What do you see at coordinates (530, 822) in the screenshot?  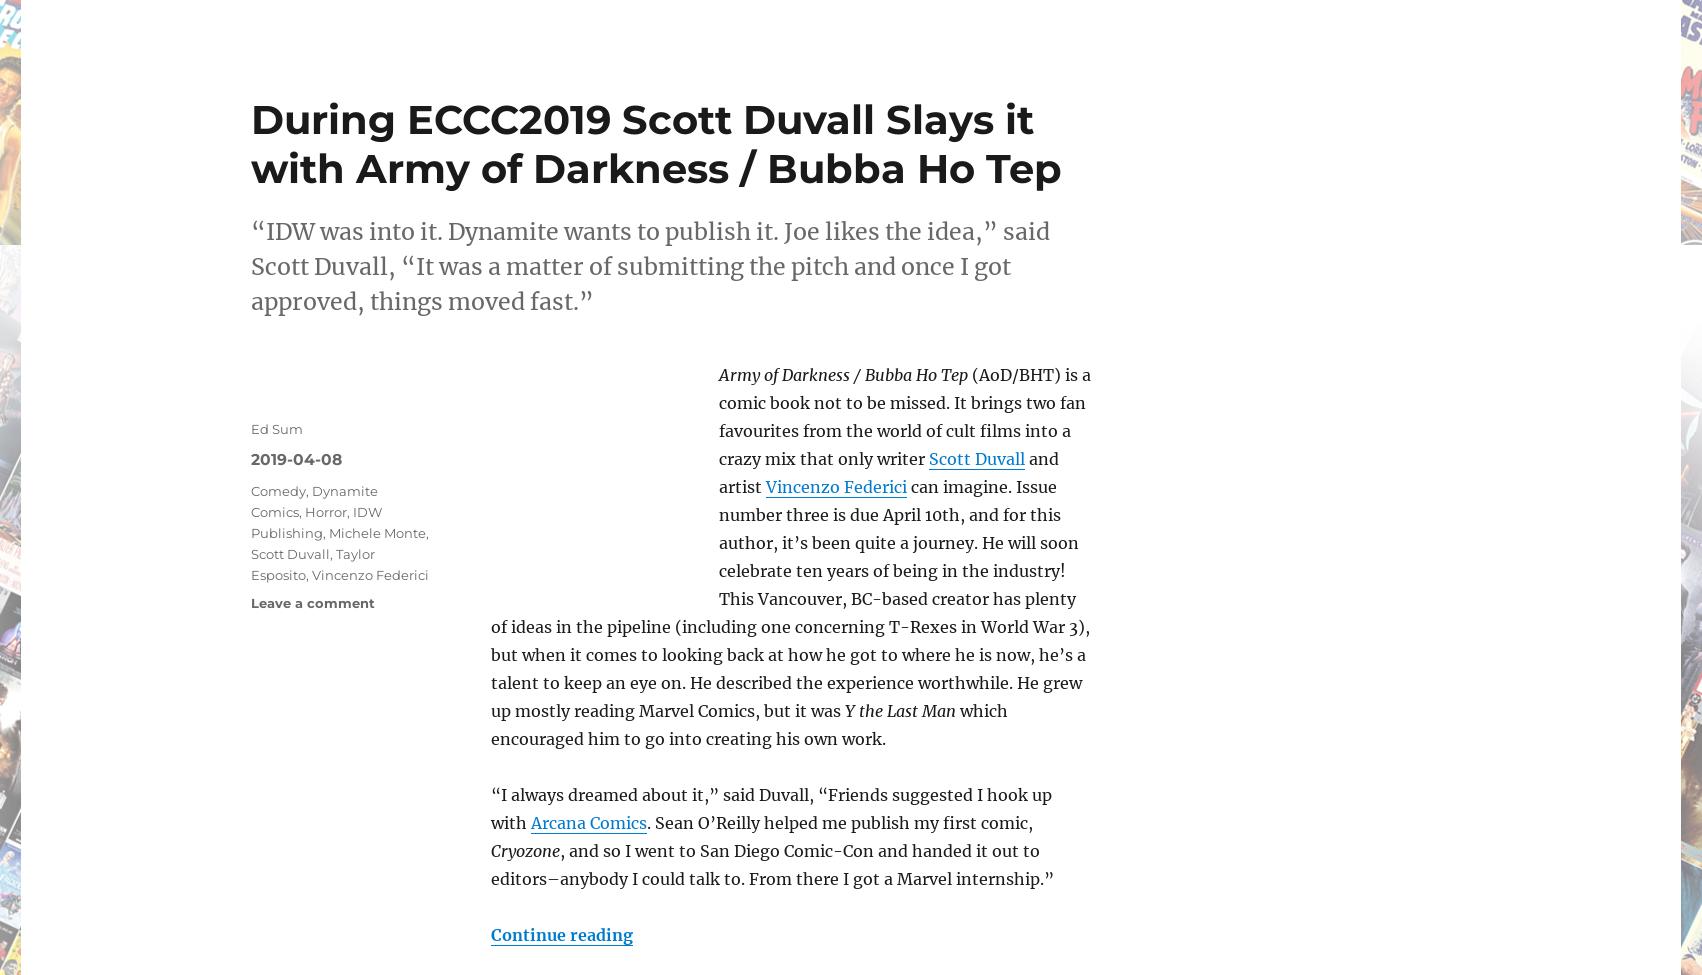 I see `'Arcana Comics'` at bounding box center [530, 822].